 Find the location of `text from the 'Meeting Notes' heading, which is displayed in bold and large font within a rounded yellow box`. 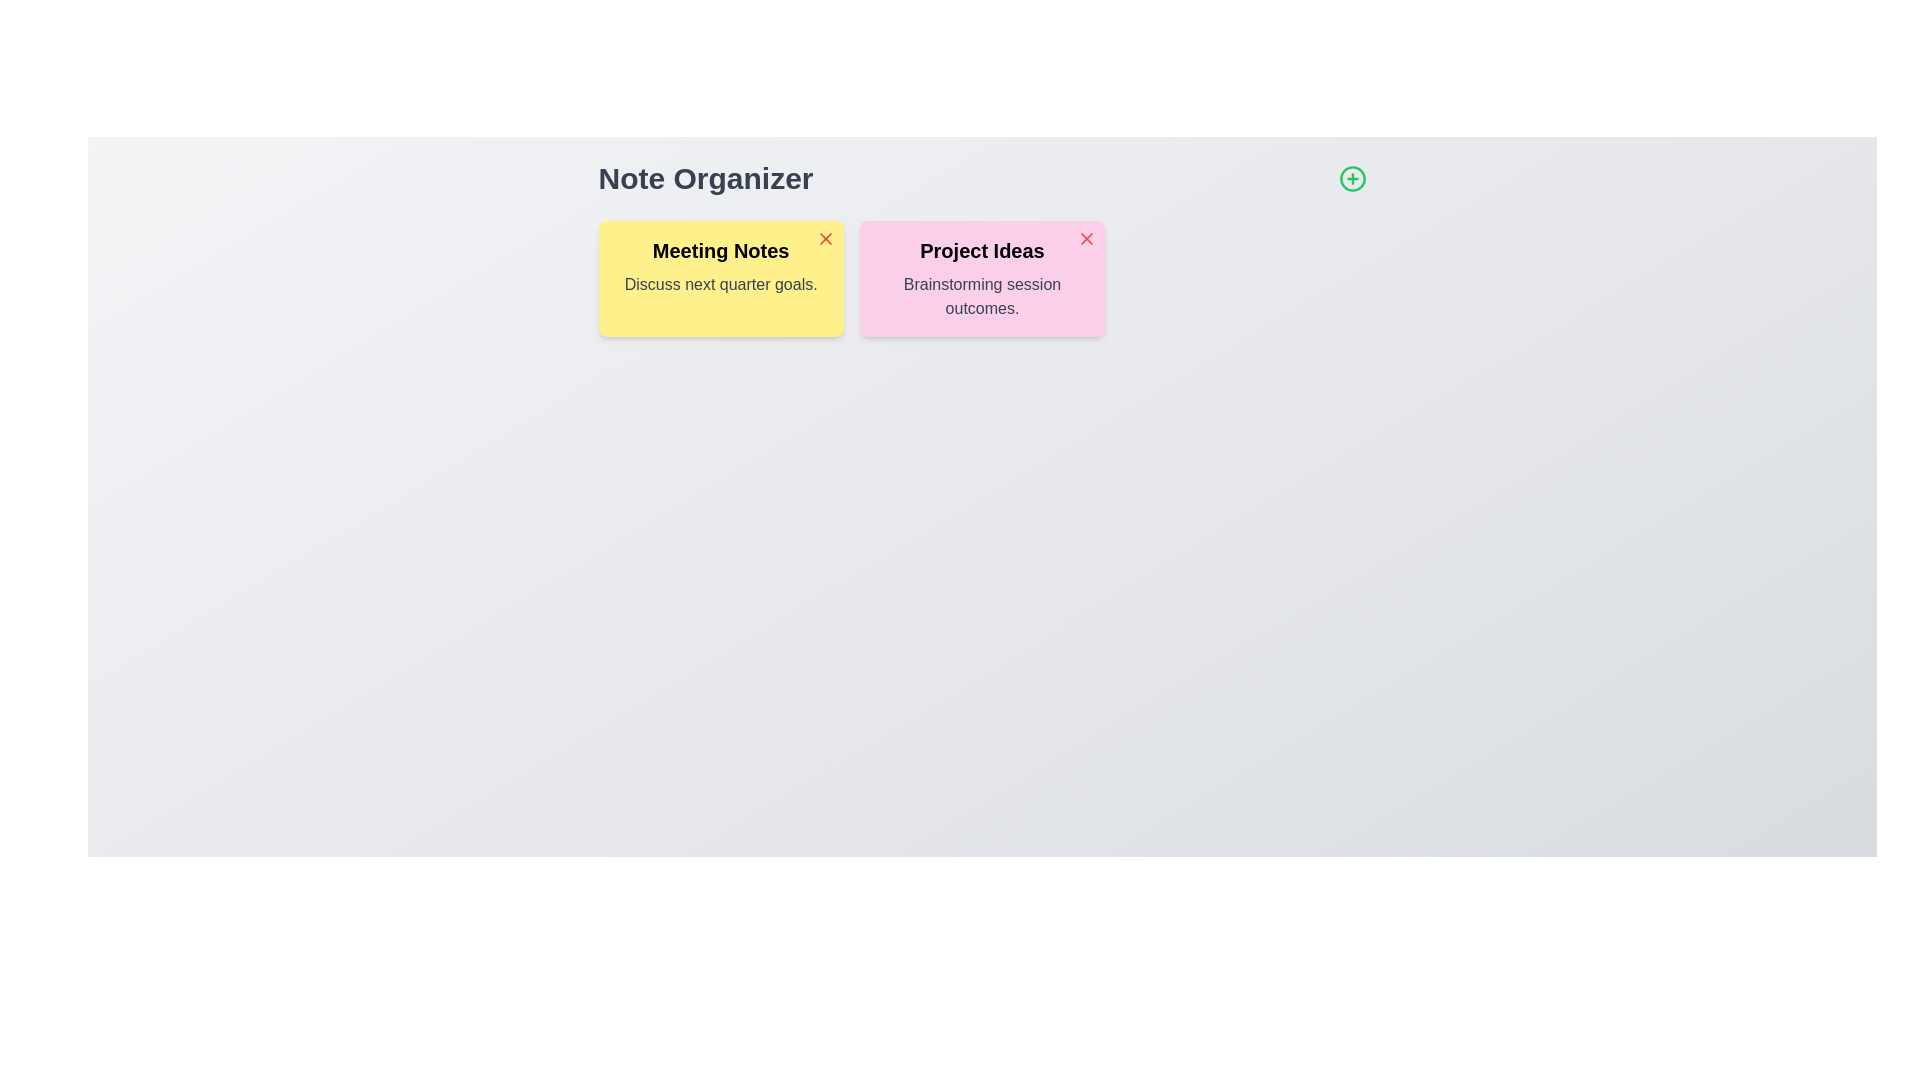

text from the 'Meeting Notes' heading, which is displayed in bold and large font within a rounded yellow box is located at coordinates (720, 249).